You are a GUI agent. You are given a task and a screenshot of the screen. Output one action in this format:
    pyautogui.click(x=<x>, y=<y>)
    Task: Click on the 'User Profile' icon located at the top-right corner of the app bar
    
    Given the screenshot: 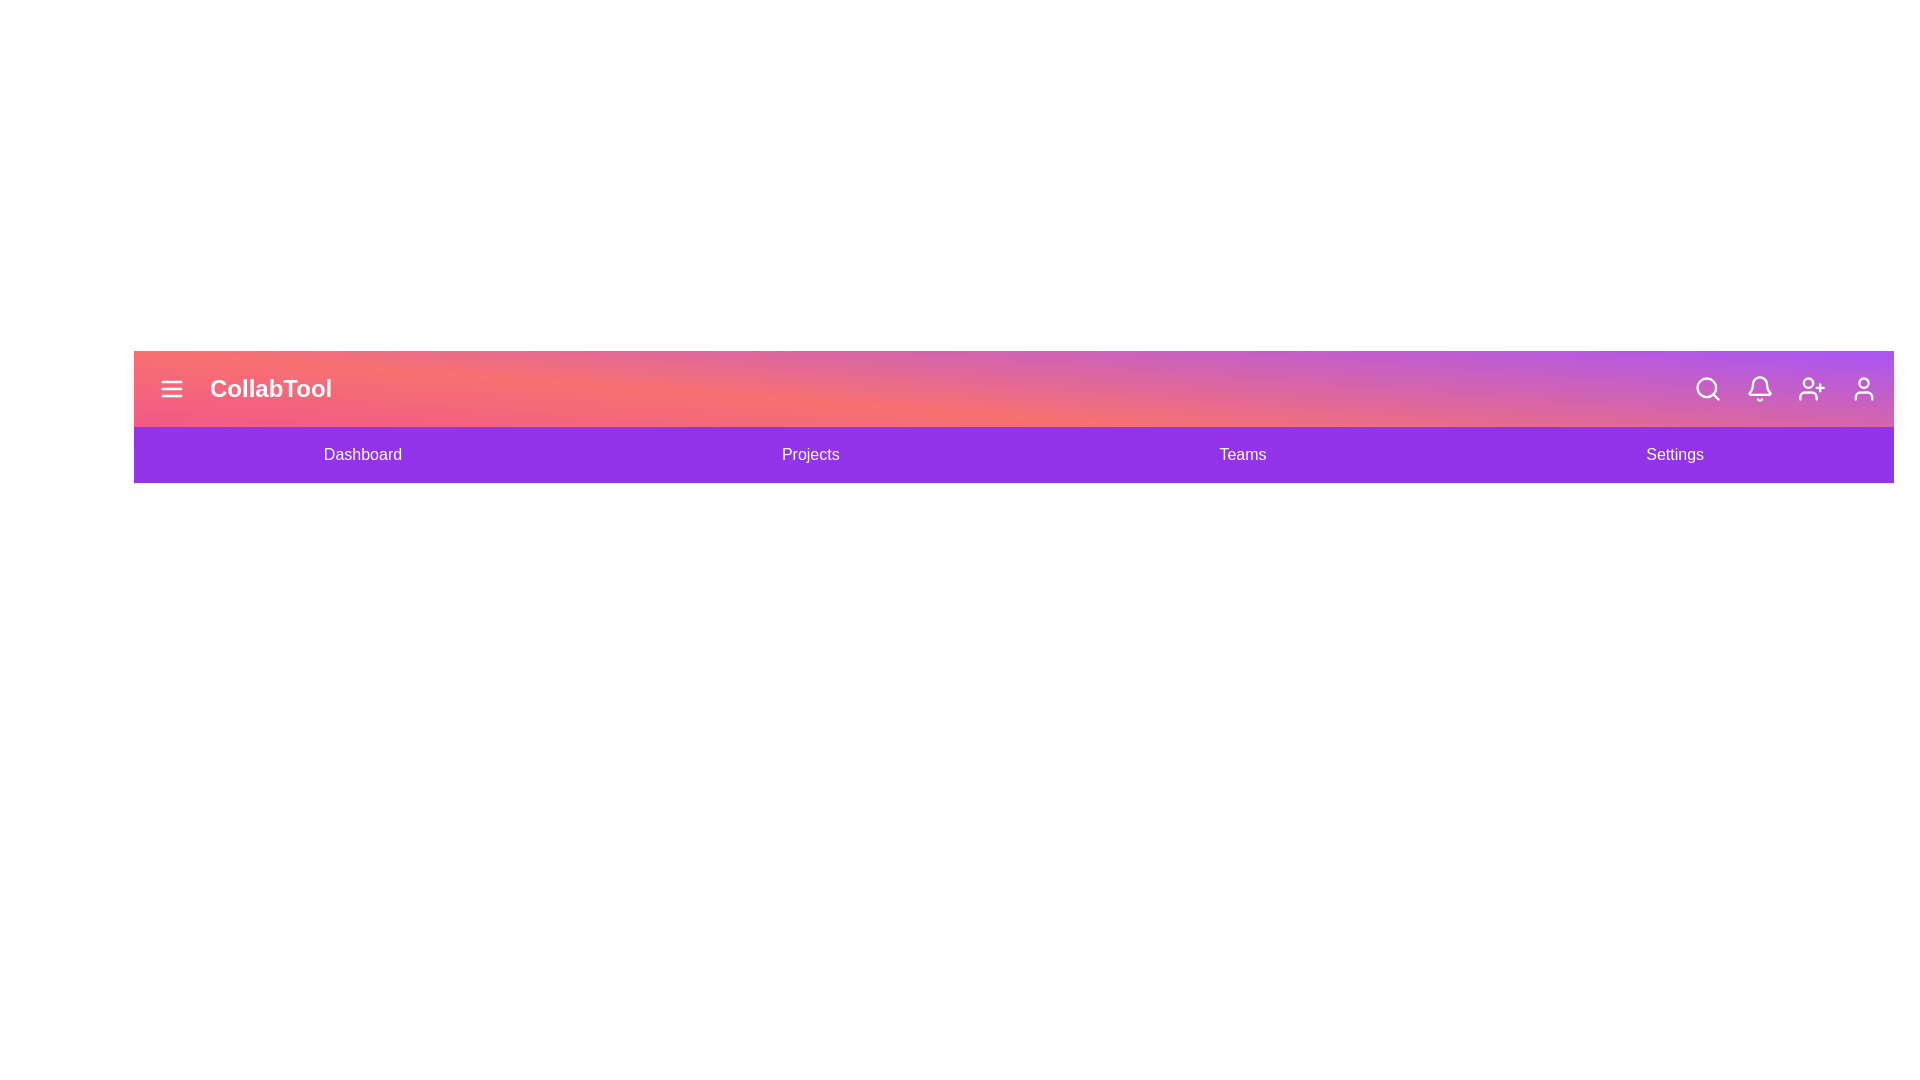 What is the action you would take?
    pyautogui.click(x=1862, y=389)
    